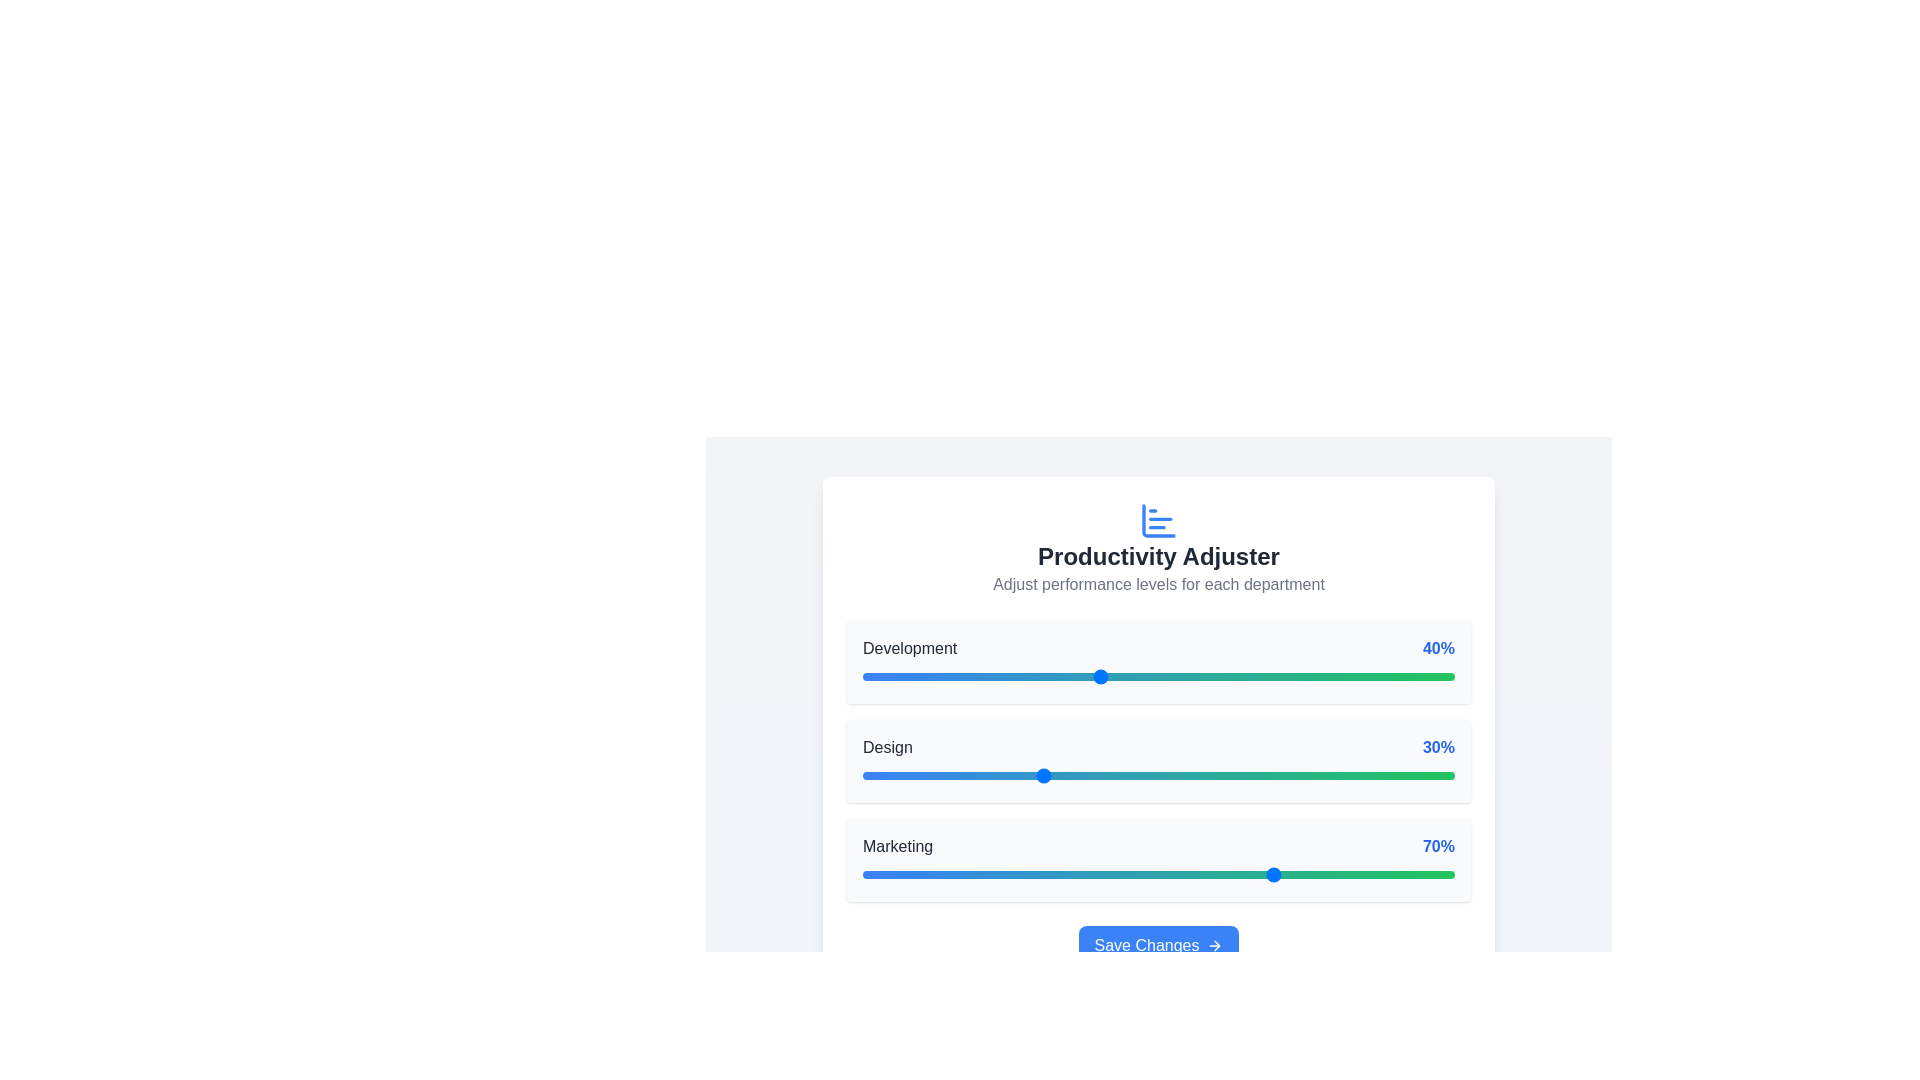 The image size is (1920, 1080). I want to click on the submission button located at the bottom of the panel, so click(1158, 945).